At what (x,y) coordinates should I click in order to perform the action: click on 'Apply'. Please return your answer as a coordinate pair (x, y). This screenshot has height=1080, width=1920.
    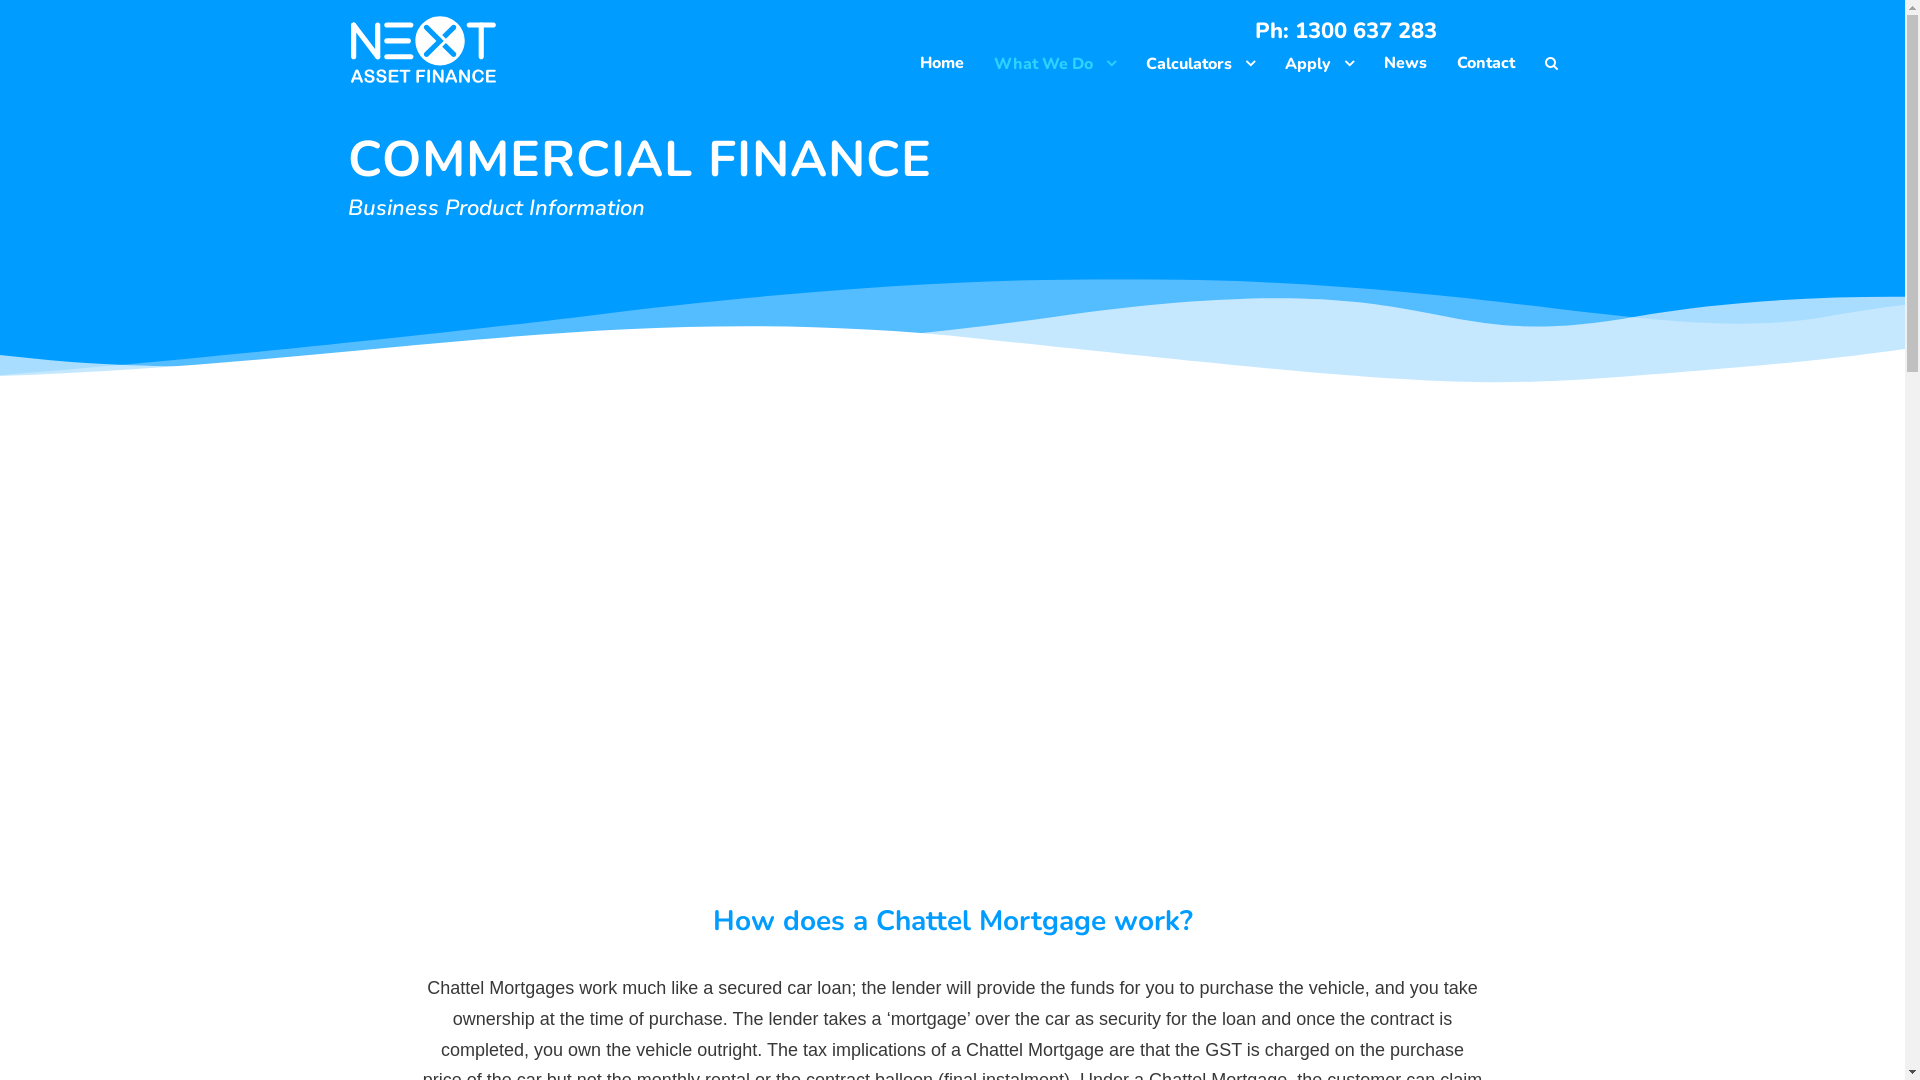
    Looking at the image, I should click on (1283, 68).